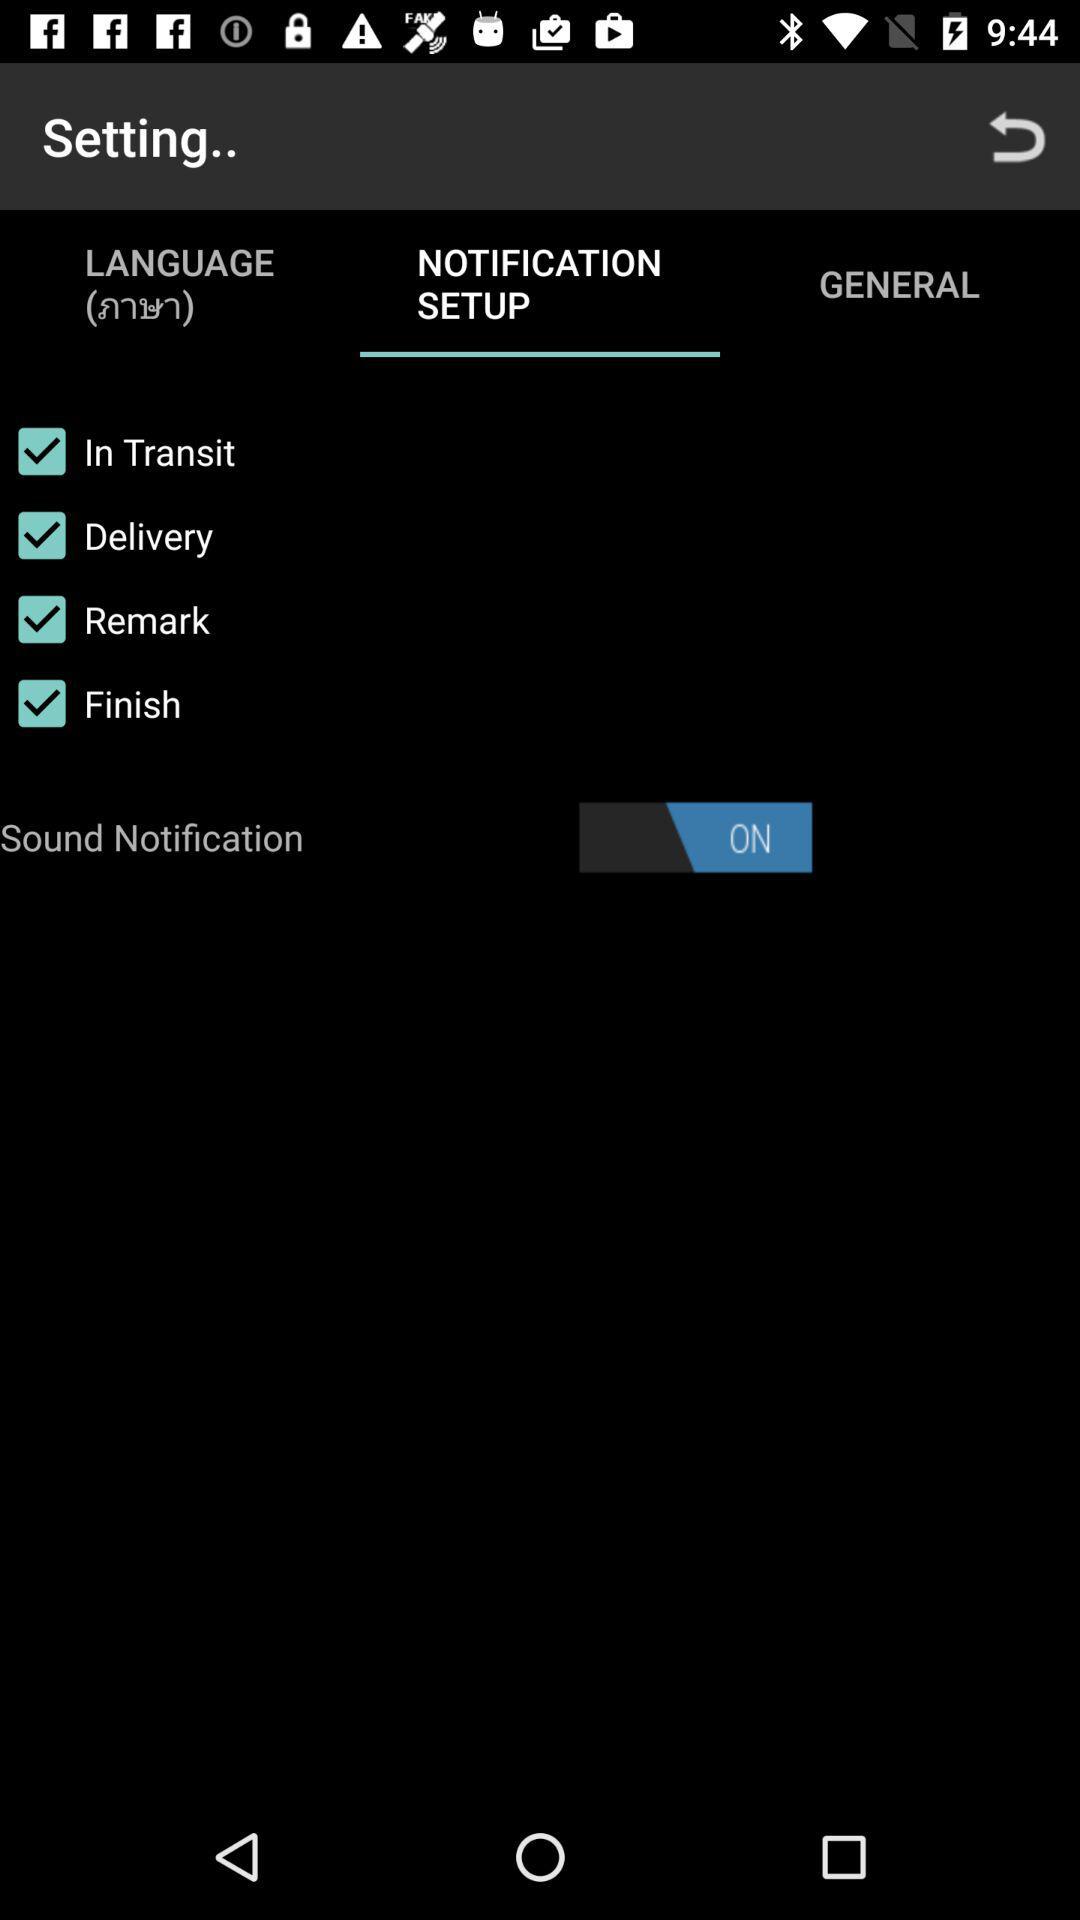 Image resolution: width=1080 pixels, height=1920 pixels. I want to click on the icon to the right of notification, so click(1017, 135).